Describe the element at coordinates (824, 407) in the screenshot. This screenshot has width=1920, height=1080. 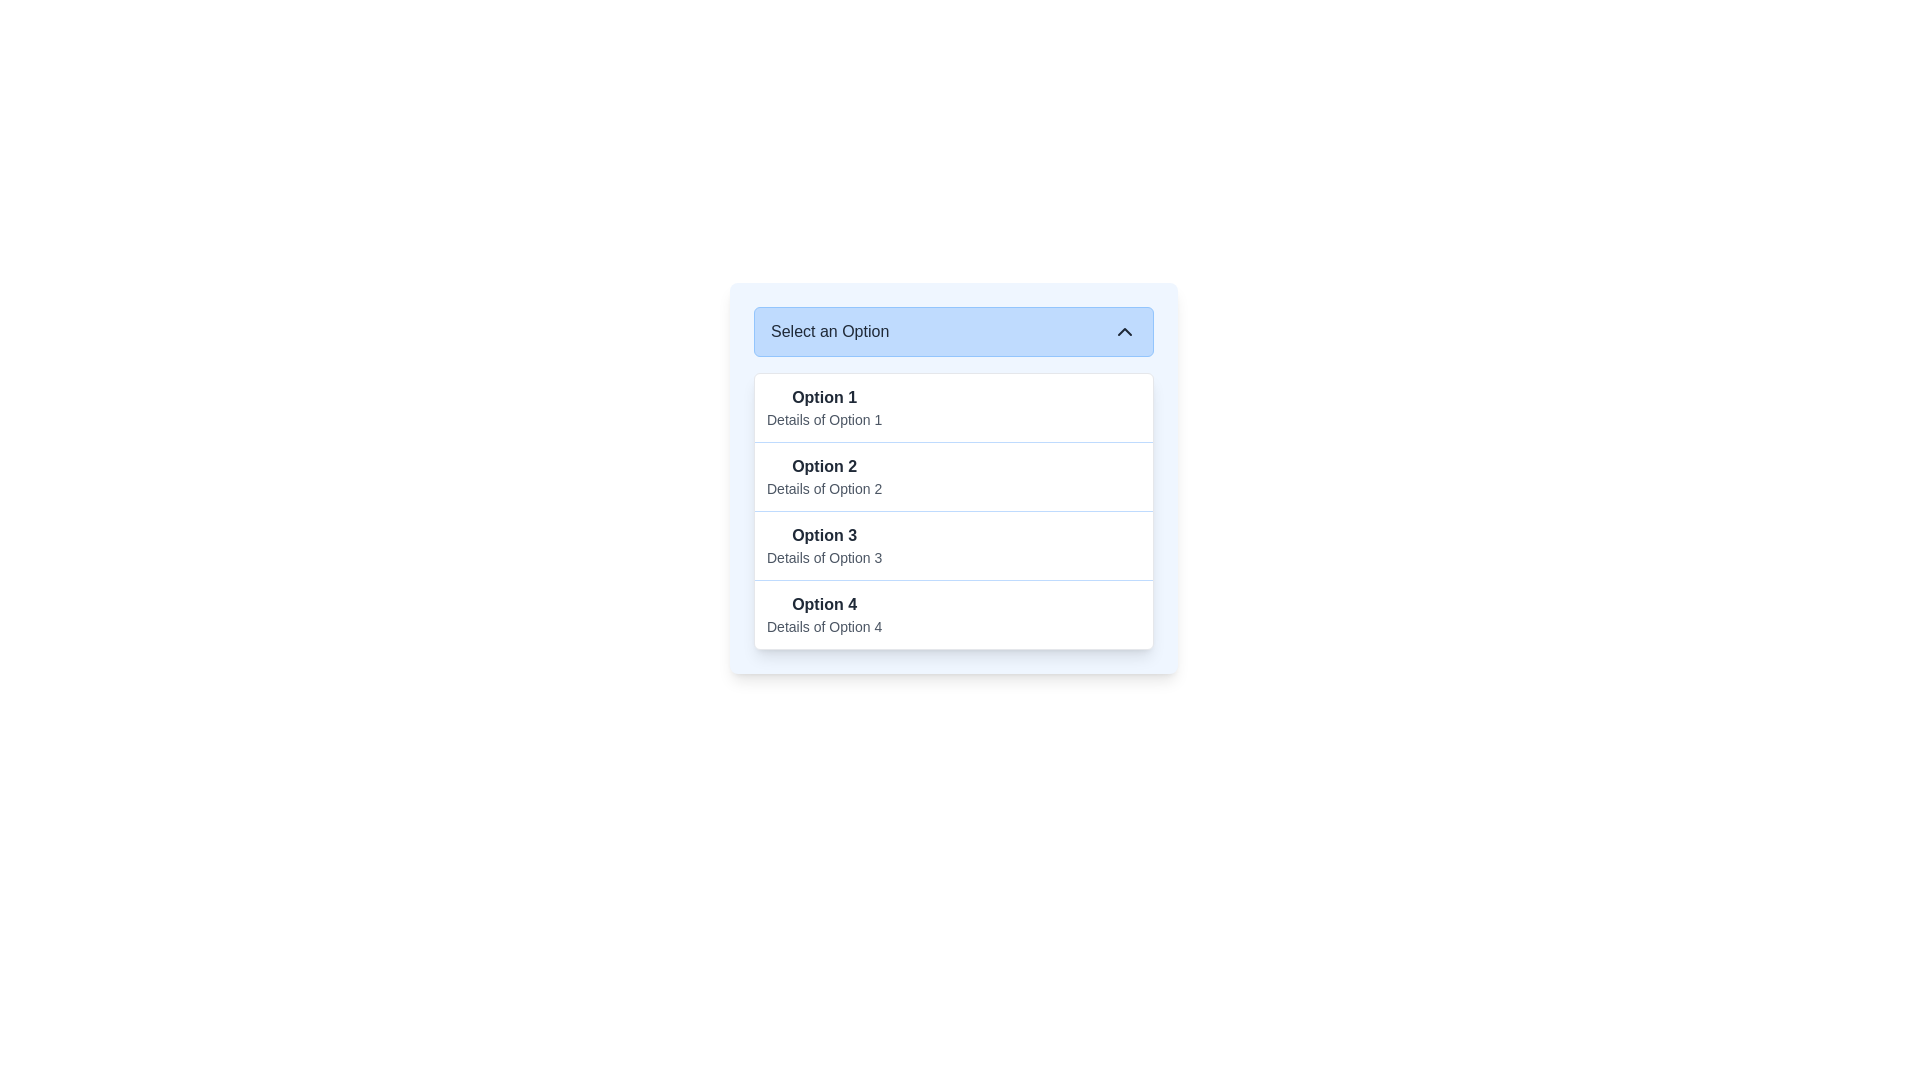
I see `the first entry in the dropdown list below the 'Select an Option' header` at that location.